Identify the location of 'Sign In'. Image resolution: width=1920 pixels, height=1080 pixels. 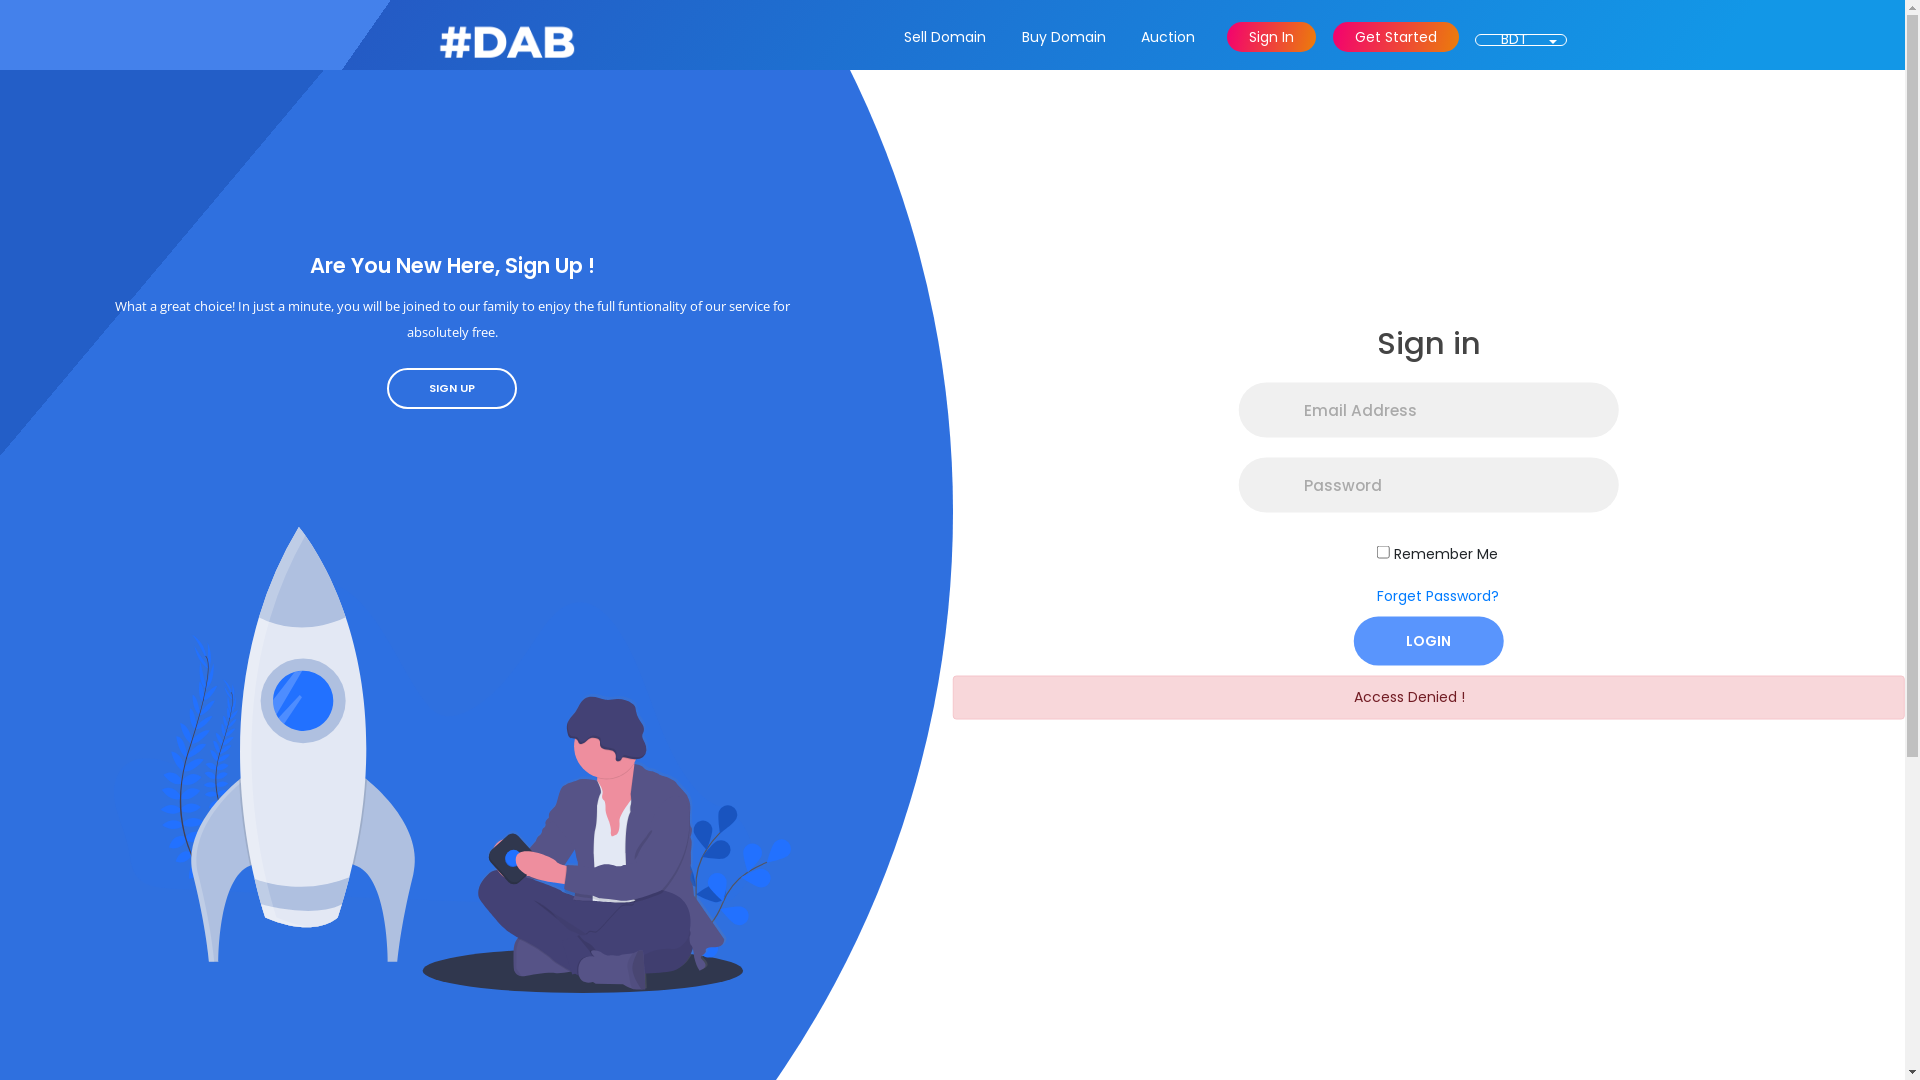
(1270, 37).